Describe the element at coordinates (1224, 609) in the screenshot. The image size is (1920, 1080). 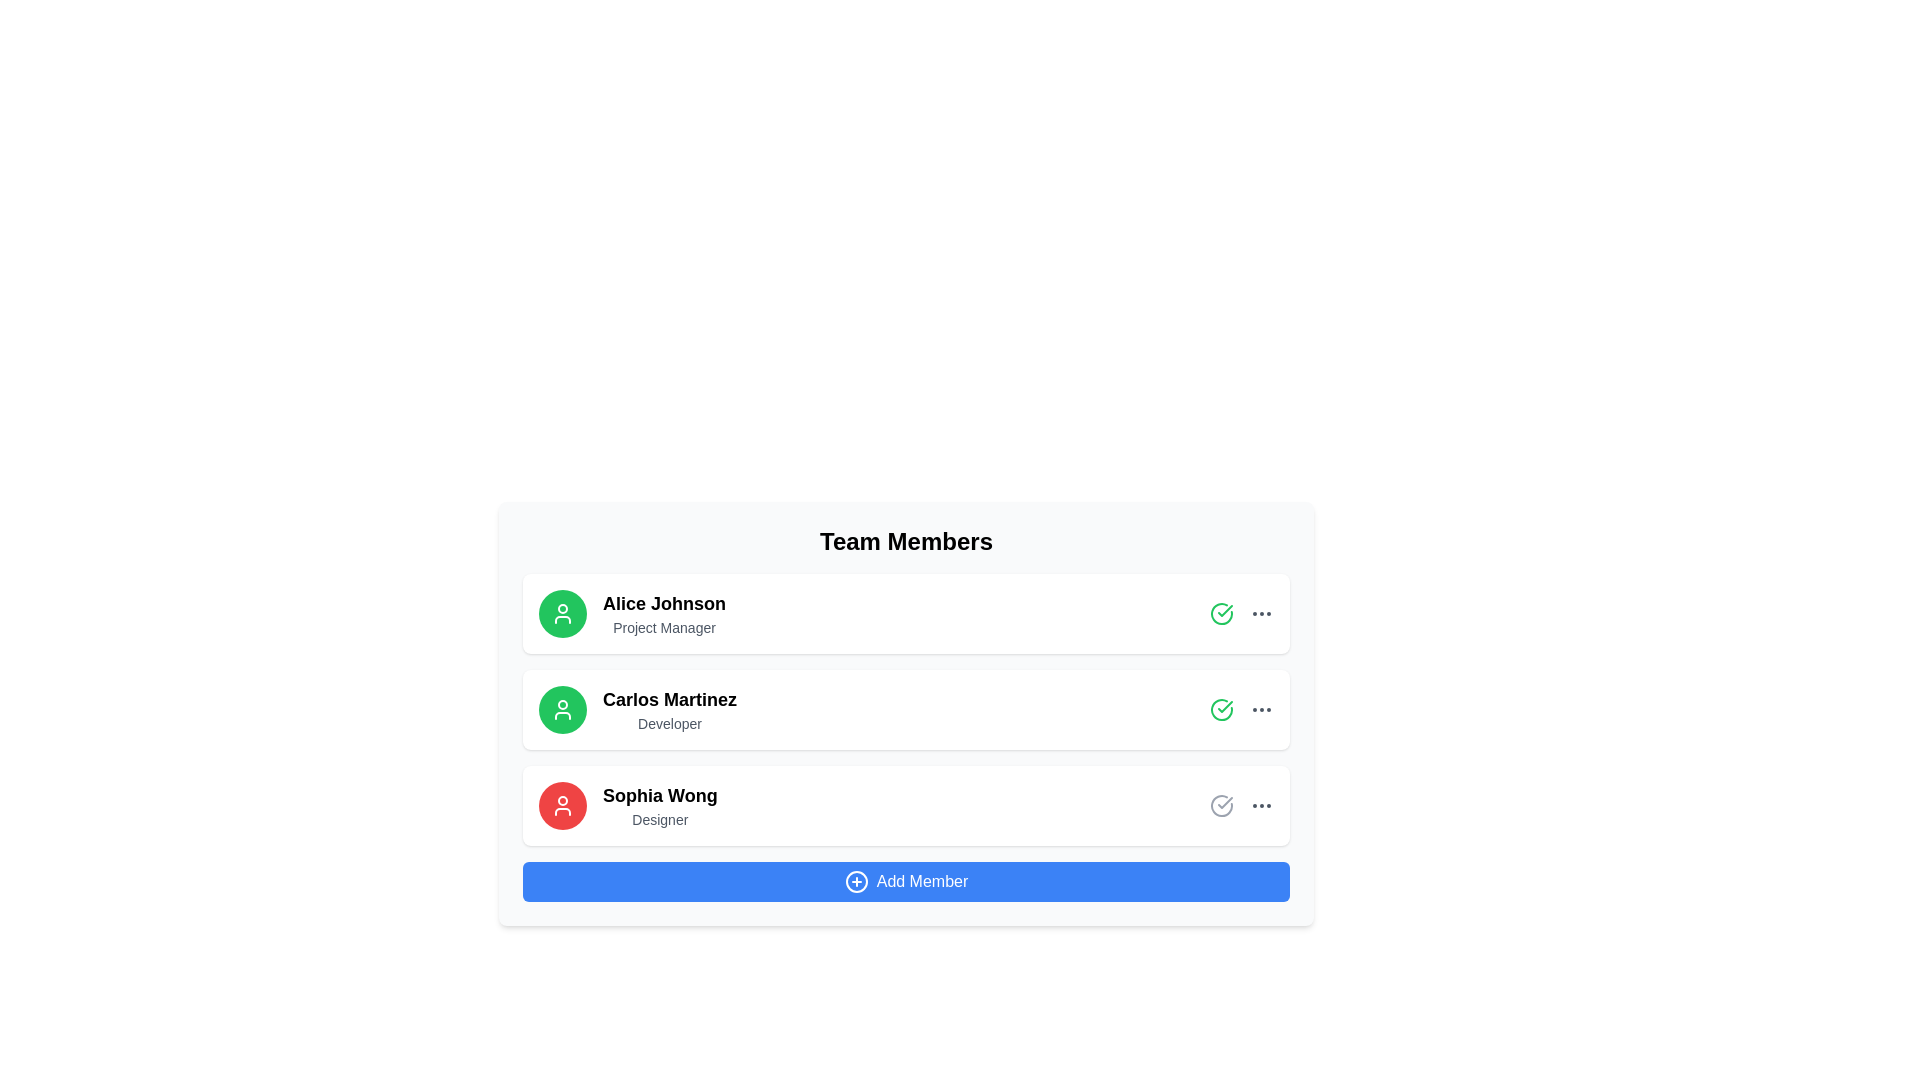
I see `attributes of the checkmark vector graphic indicating that Carlos Martinez is confirmed, located within a green circular icon on the right side of the row` at that location.